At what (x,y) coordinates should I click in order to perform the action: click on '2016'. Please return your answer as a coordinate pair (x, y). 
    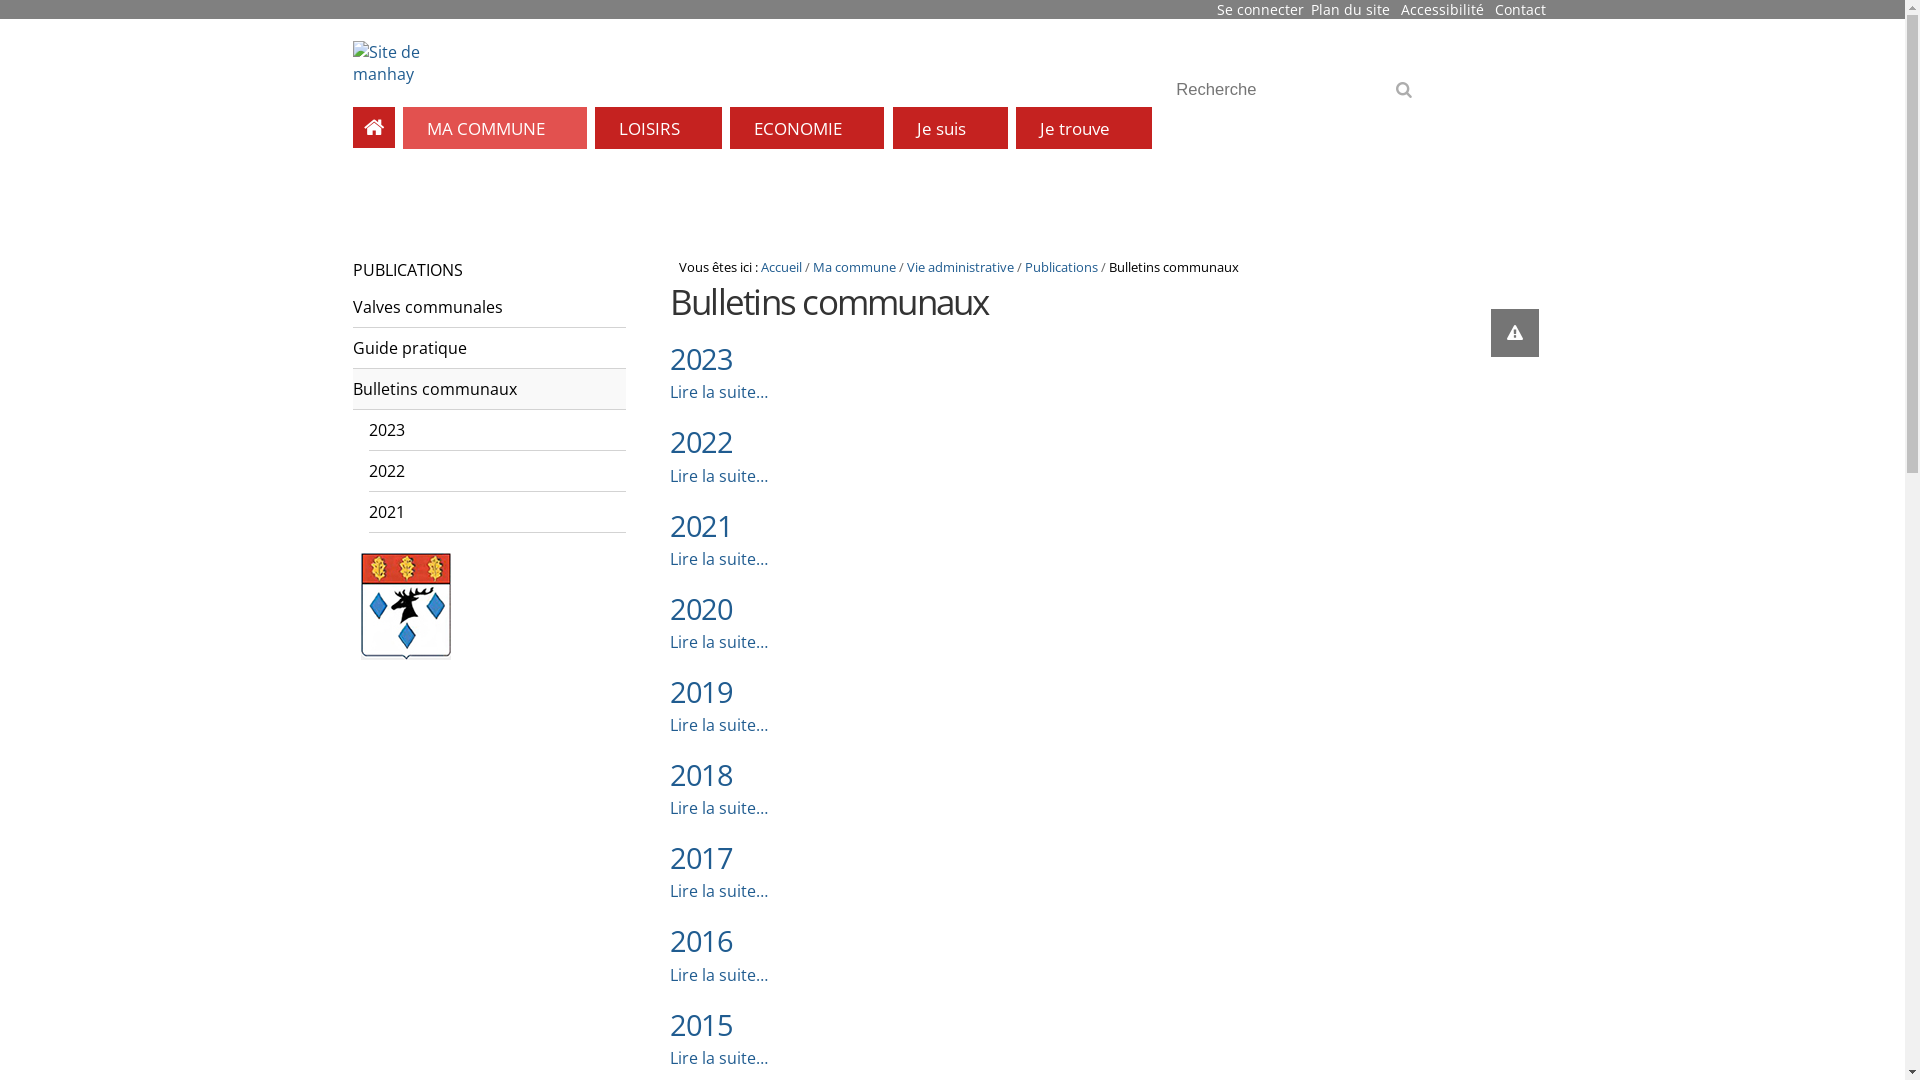
    Looking at the image, I should click on (700, 940).